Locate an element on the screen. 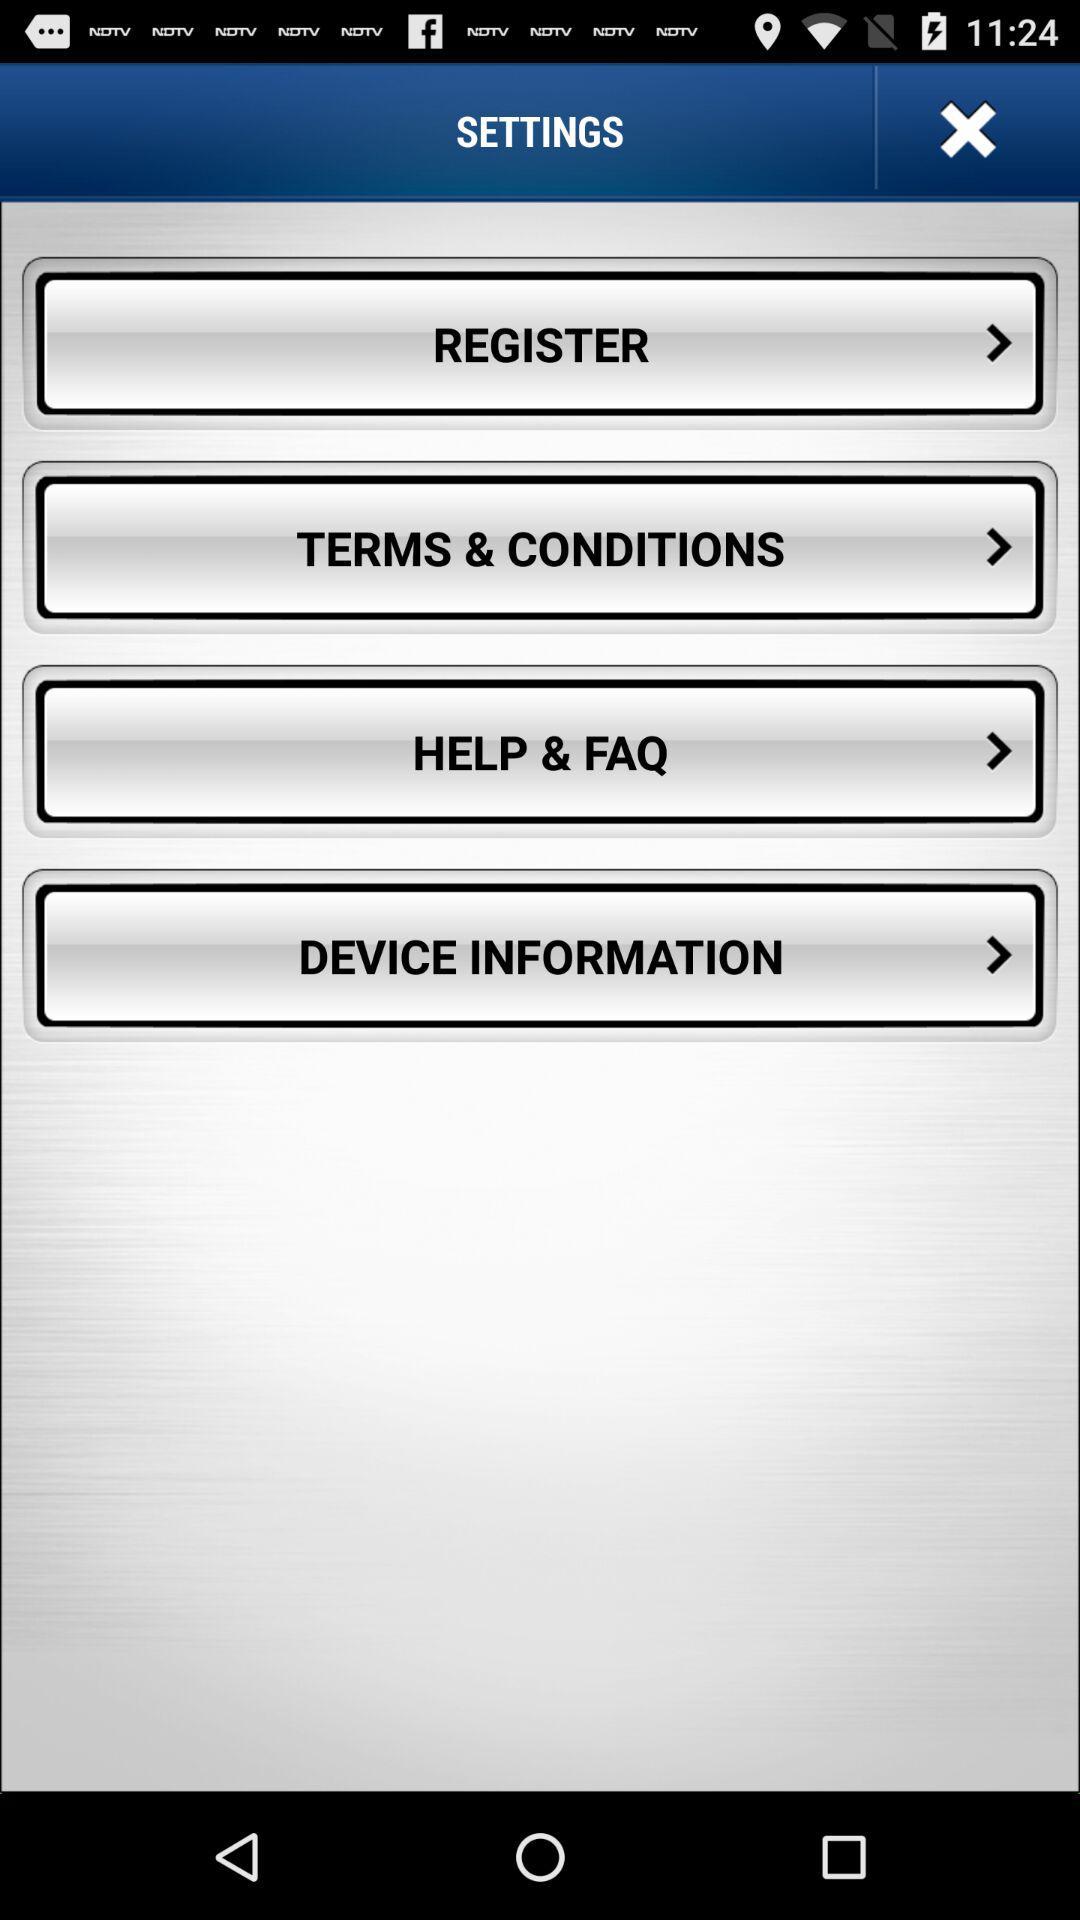 This screenshot has width=1080, height=1920. register button is located at coordinates (540, 344).